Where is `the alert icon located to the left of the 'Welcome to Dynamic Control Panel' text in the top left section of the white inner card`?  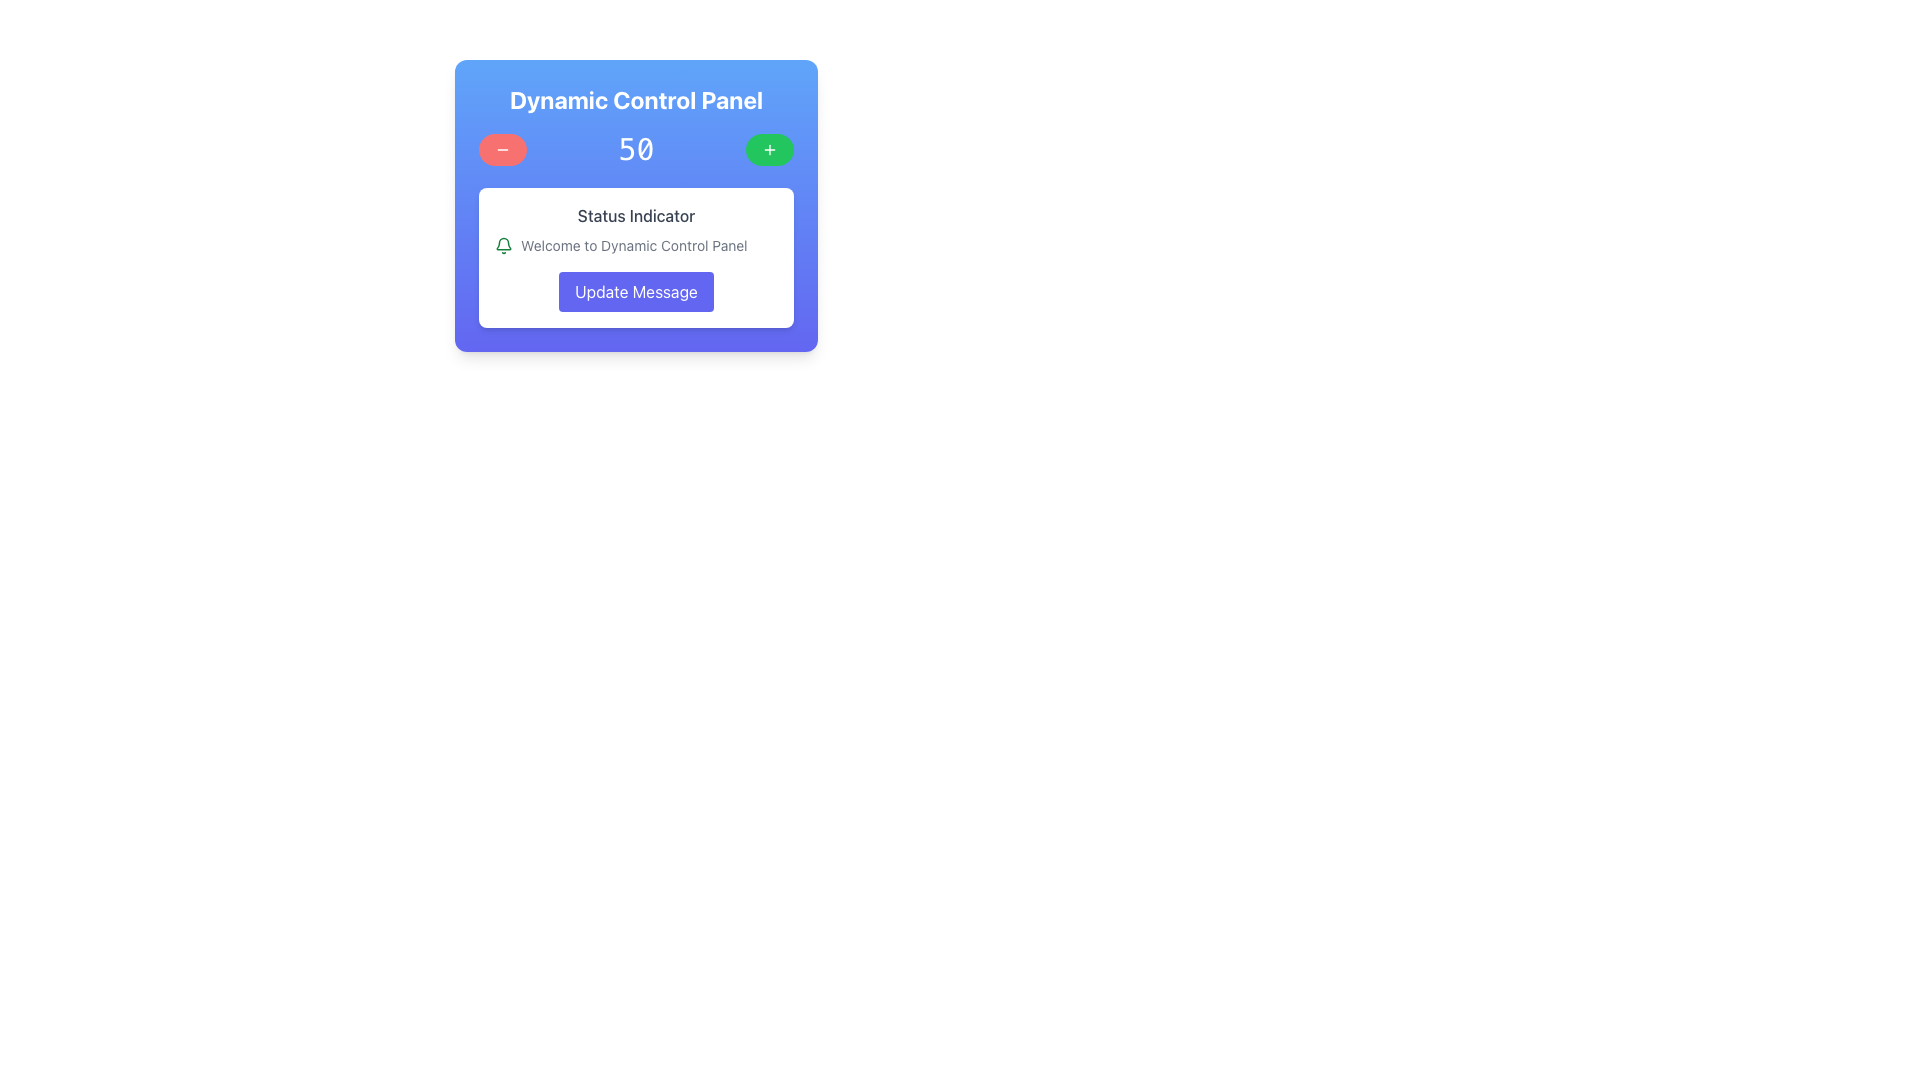
the alert icon located to the left of the 'Welcome to Dynamic Control Panel' text in the top left section of the white inner card is located at coordinates (504, 245).